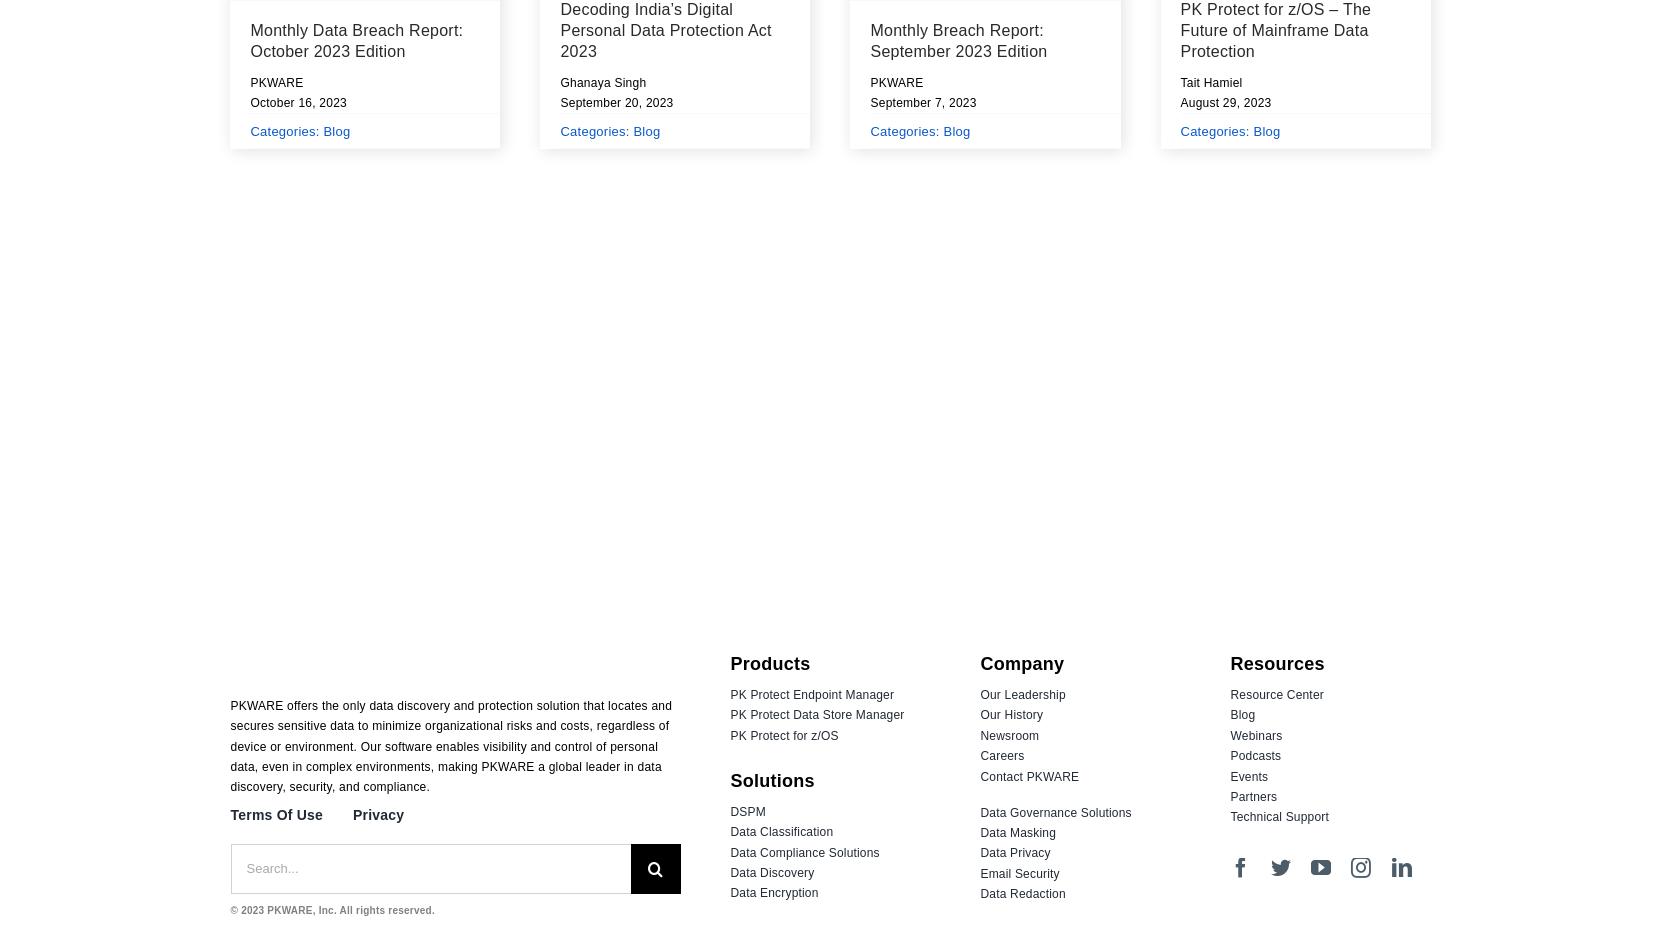 The width and height of the screenshot is (1661, 946). Describe the element at coordinates (1022, 663) in the screenshot. I see `'Company'` at that location.